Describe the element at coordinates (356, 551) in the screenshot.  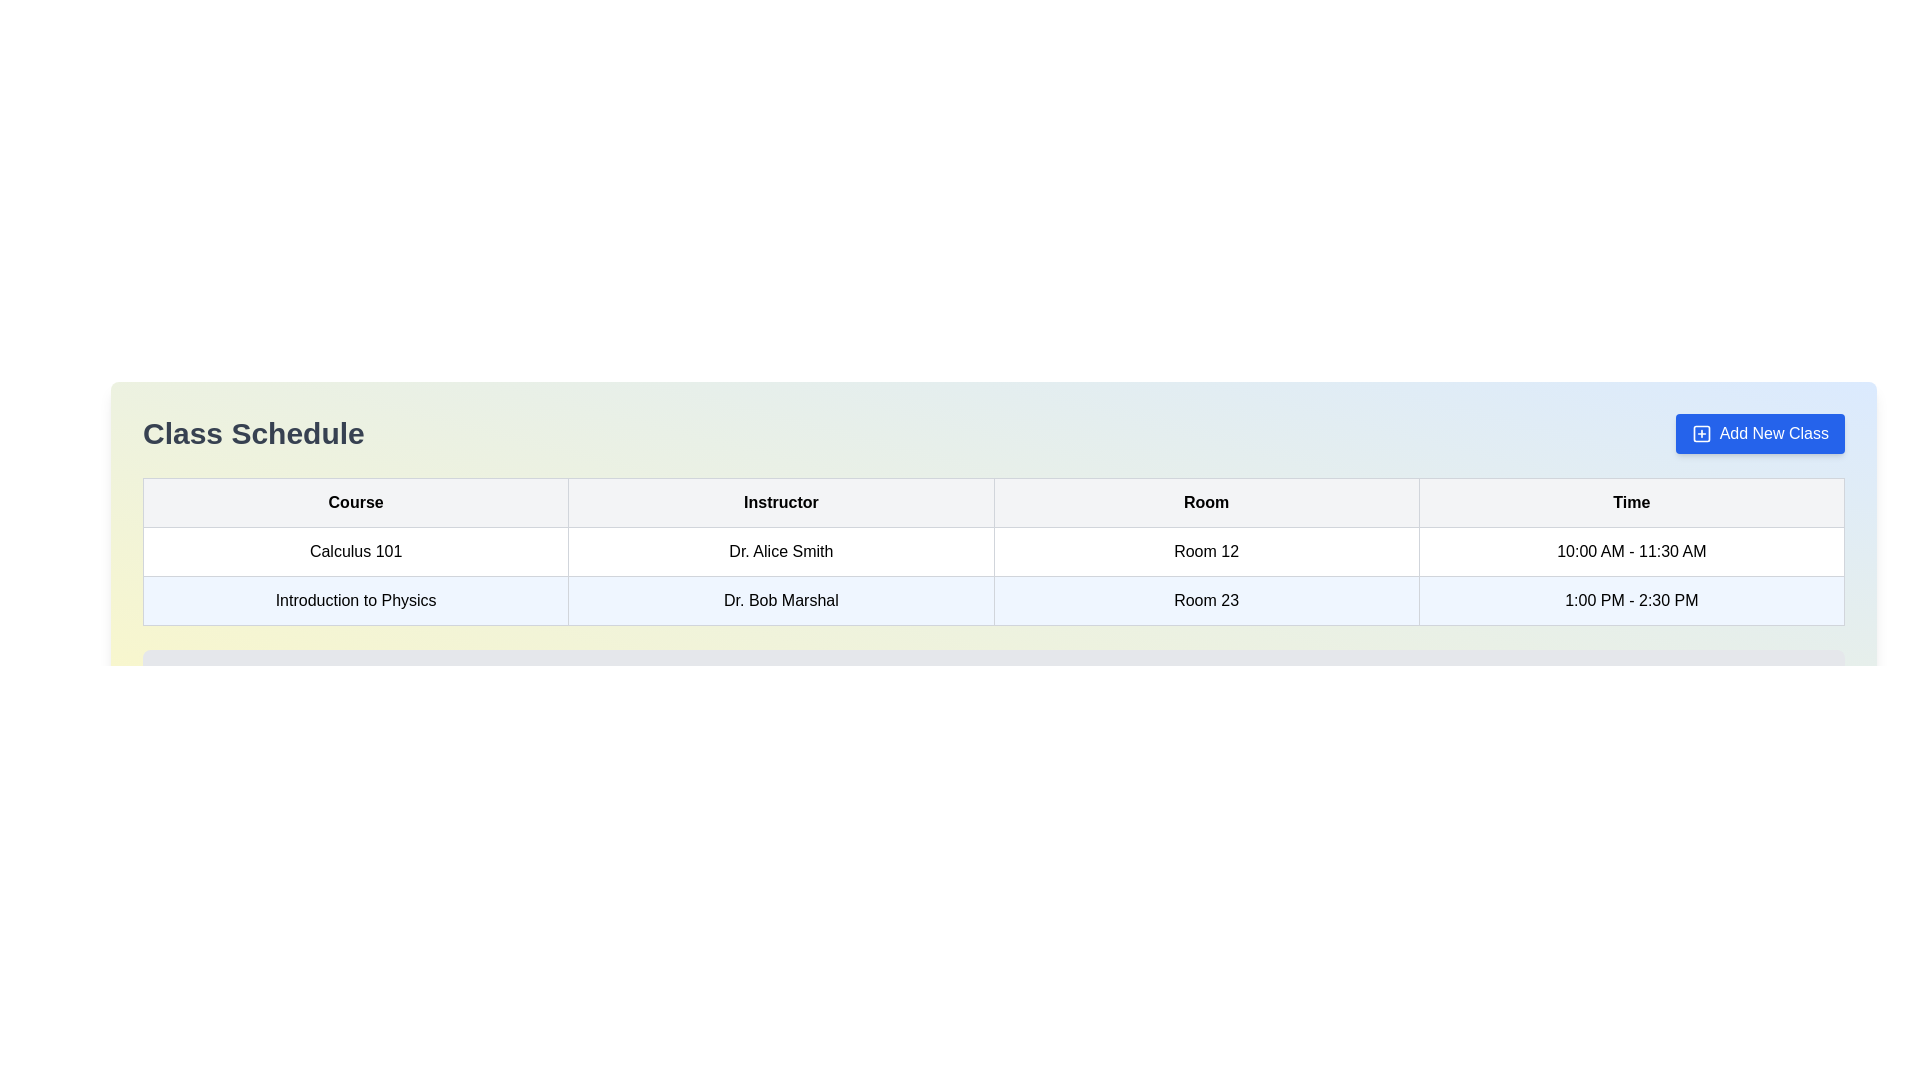
I see `the TableCell that displays the course name in the class schedule table, which is the first column of the row containing details for 'Dr. Alice Smith', 'Room 12', and '10:00 AM - 11:30 AM'` at that location.